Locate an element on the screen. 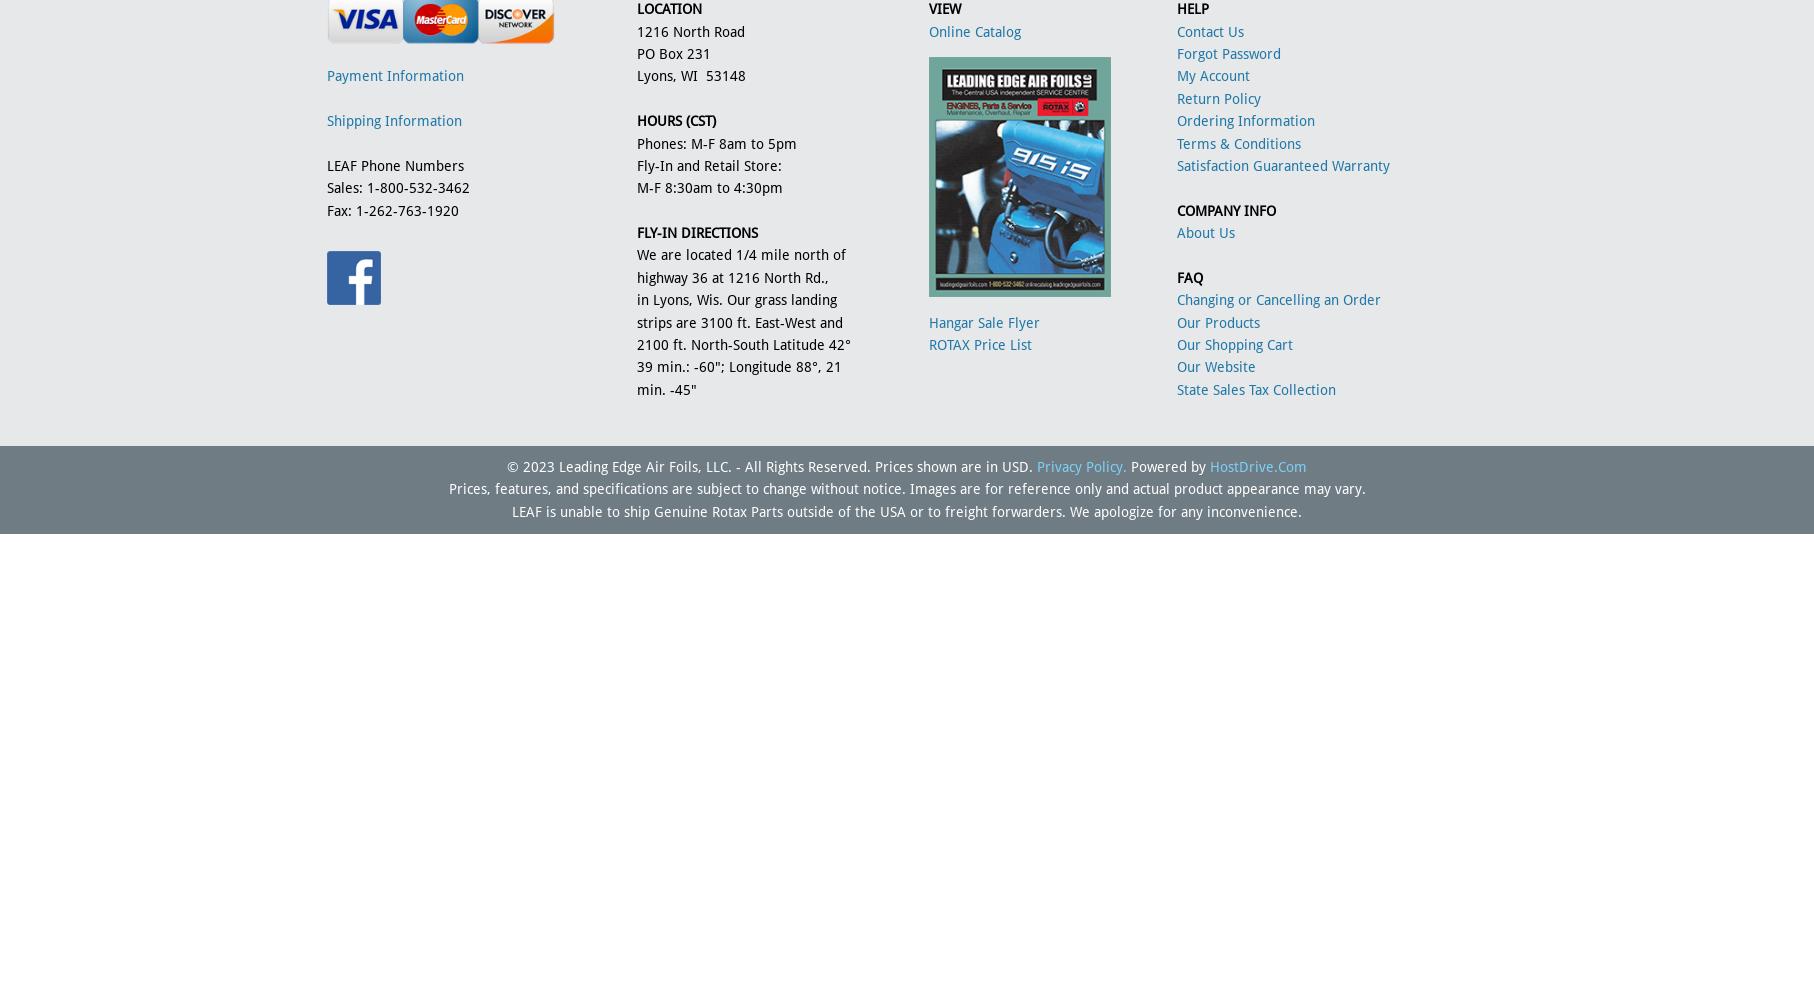  'Our Products' is located at coordinates (1218, 321).